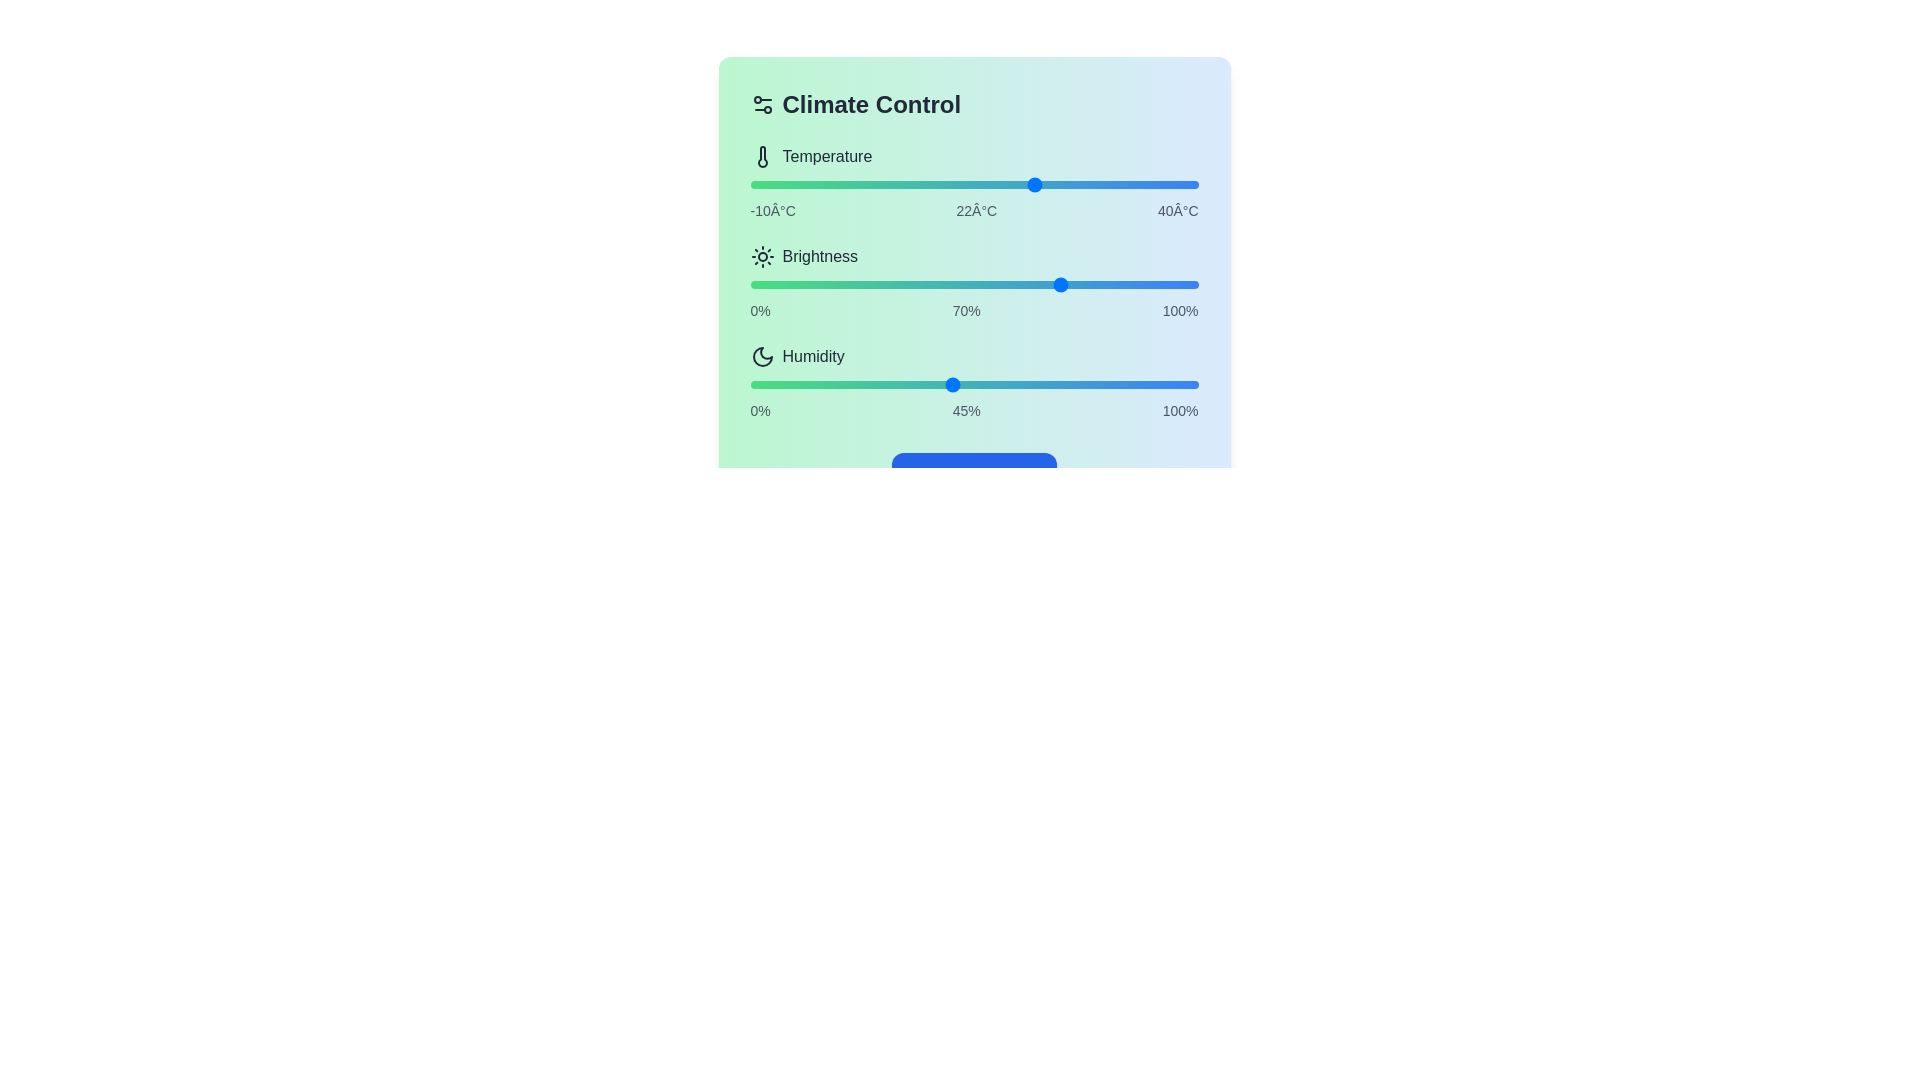 The width and height of the screenshot is (1920, 1080). What do you see at coordinates (835, 385) in the screenshot?
I see `the humidity` at bounding box center [835, 385].